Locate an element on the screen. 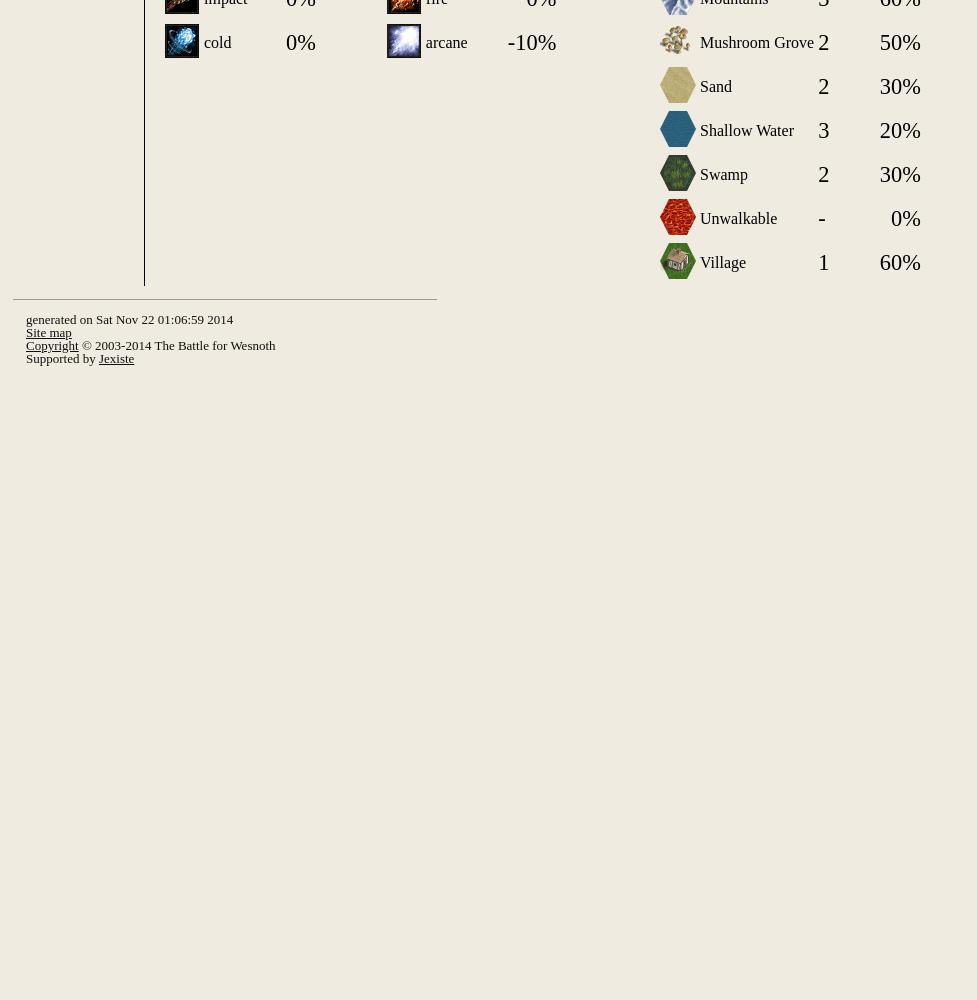  '20%' is located at coordinates (898, 129).